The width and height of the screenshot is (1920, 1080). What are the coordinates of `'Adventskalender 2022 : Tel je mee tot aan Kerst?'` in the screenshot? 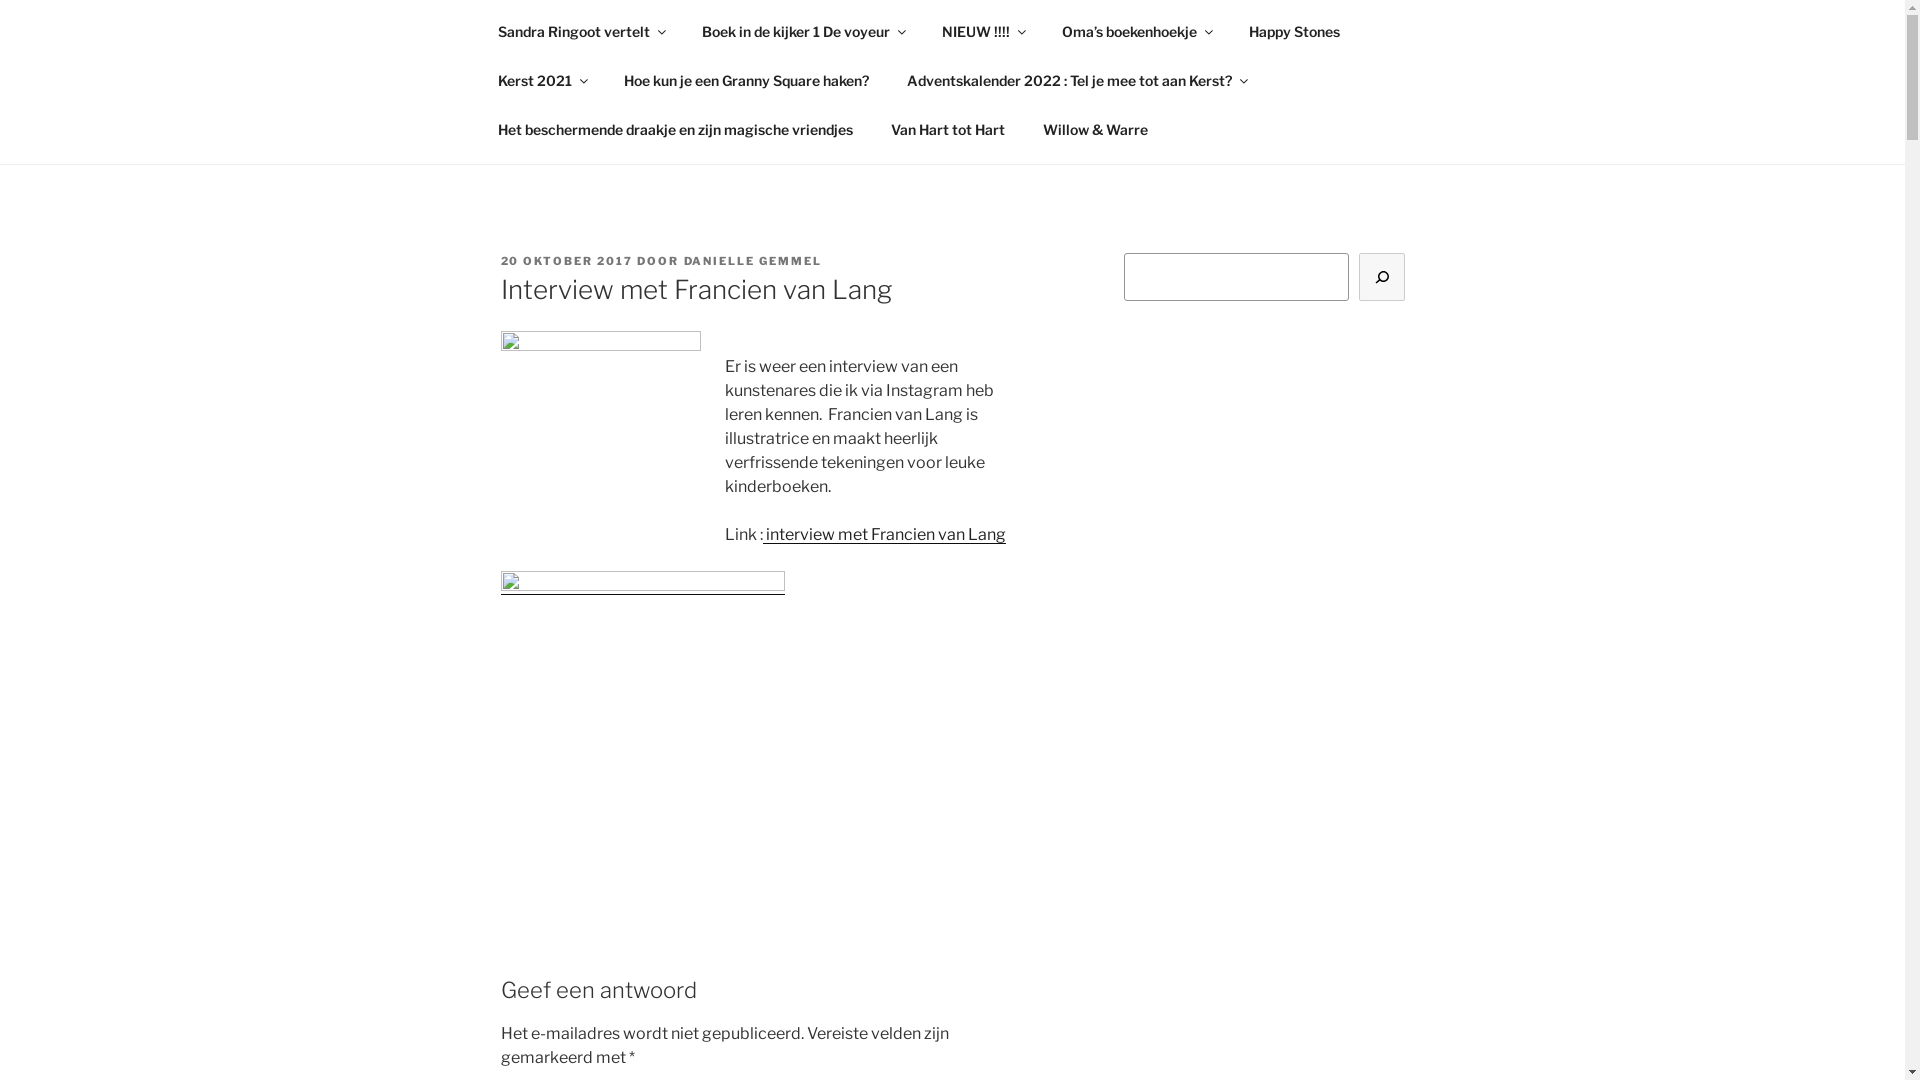 It's located at (1075, 79).